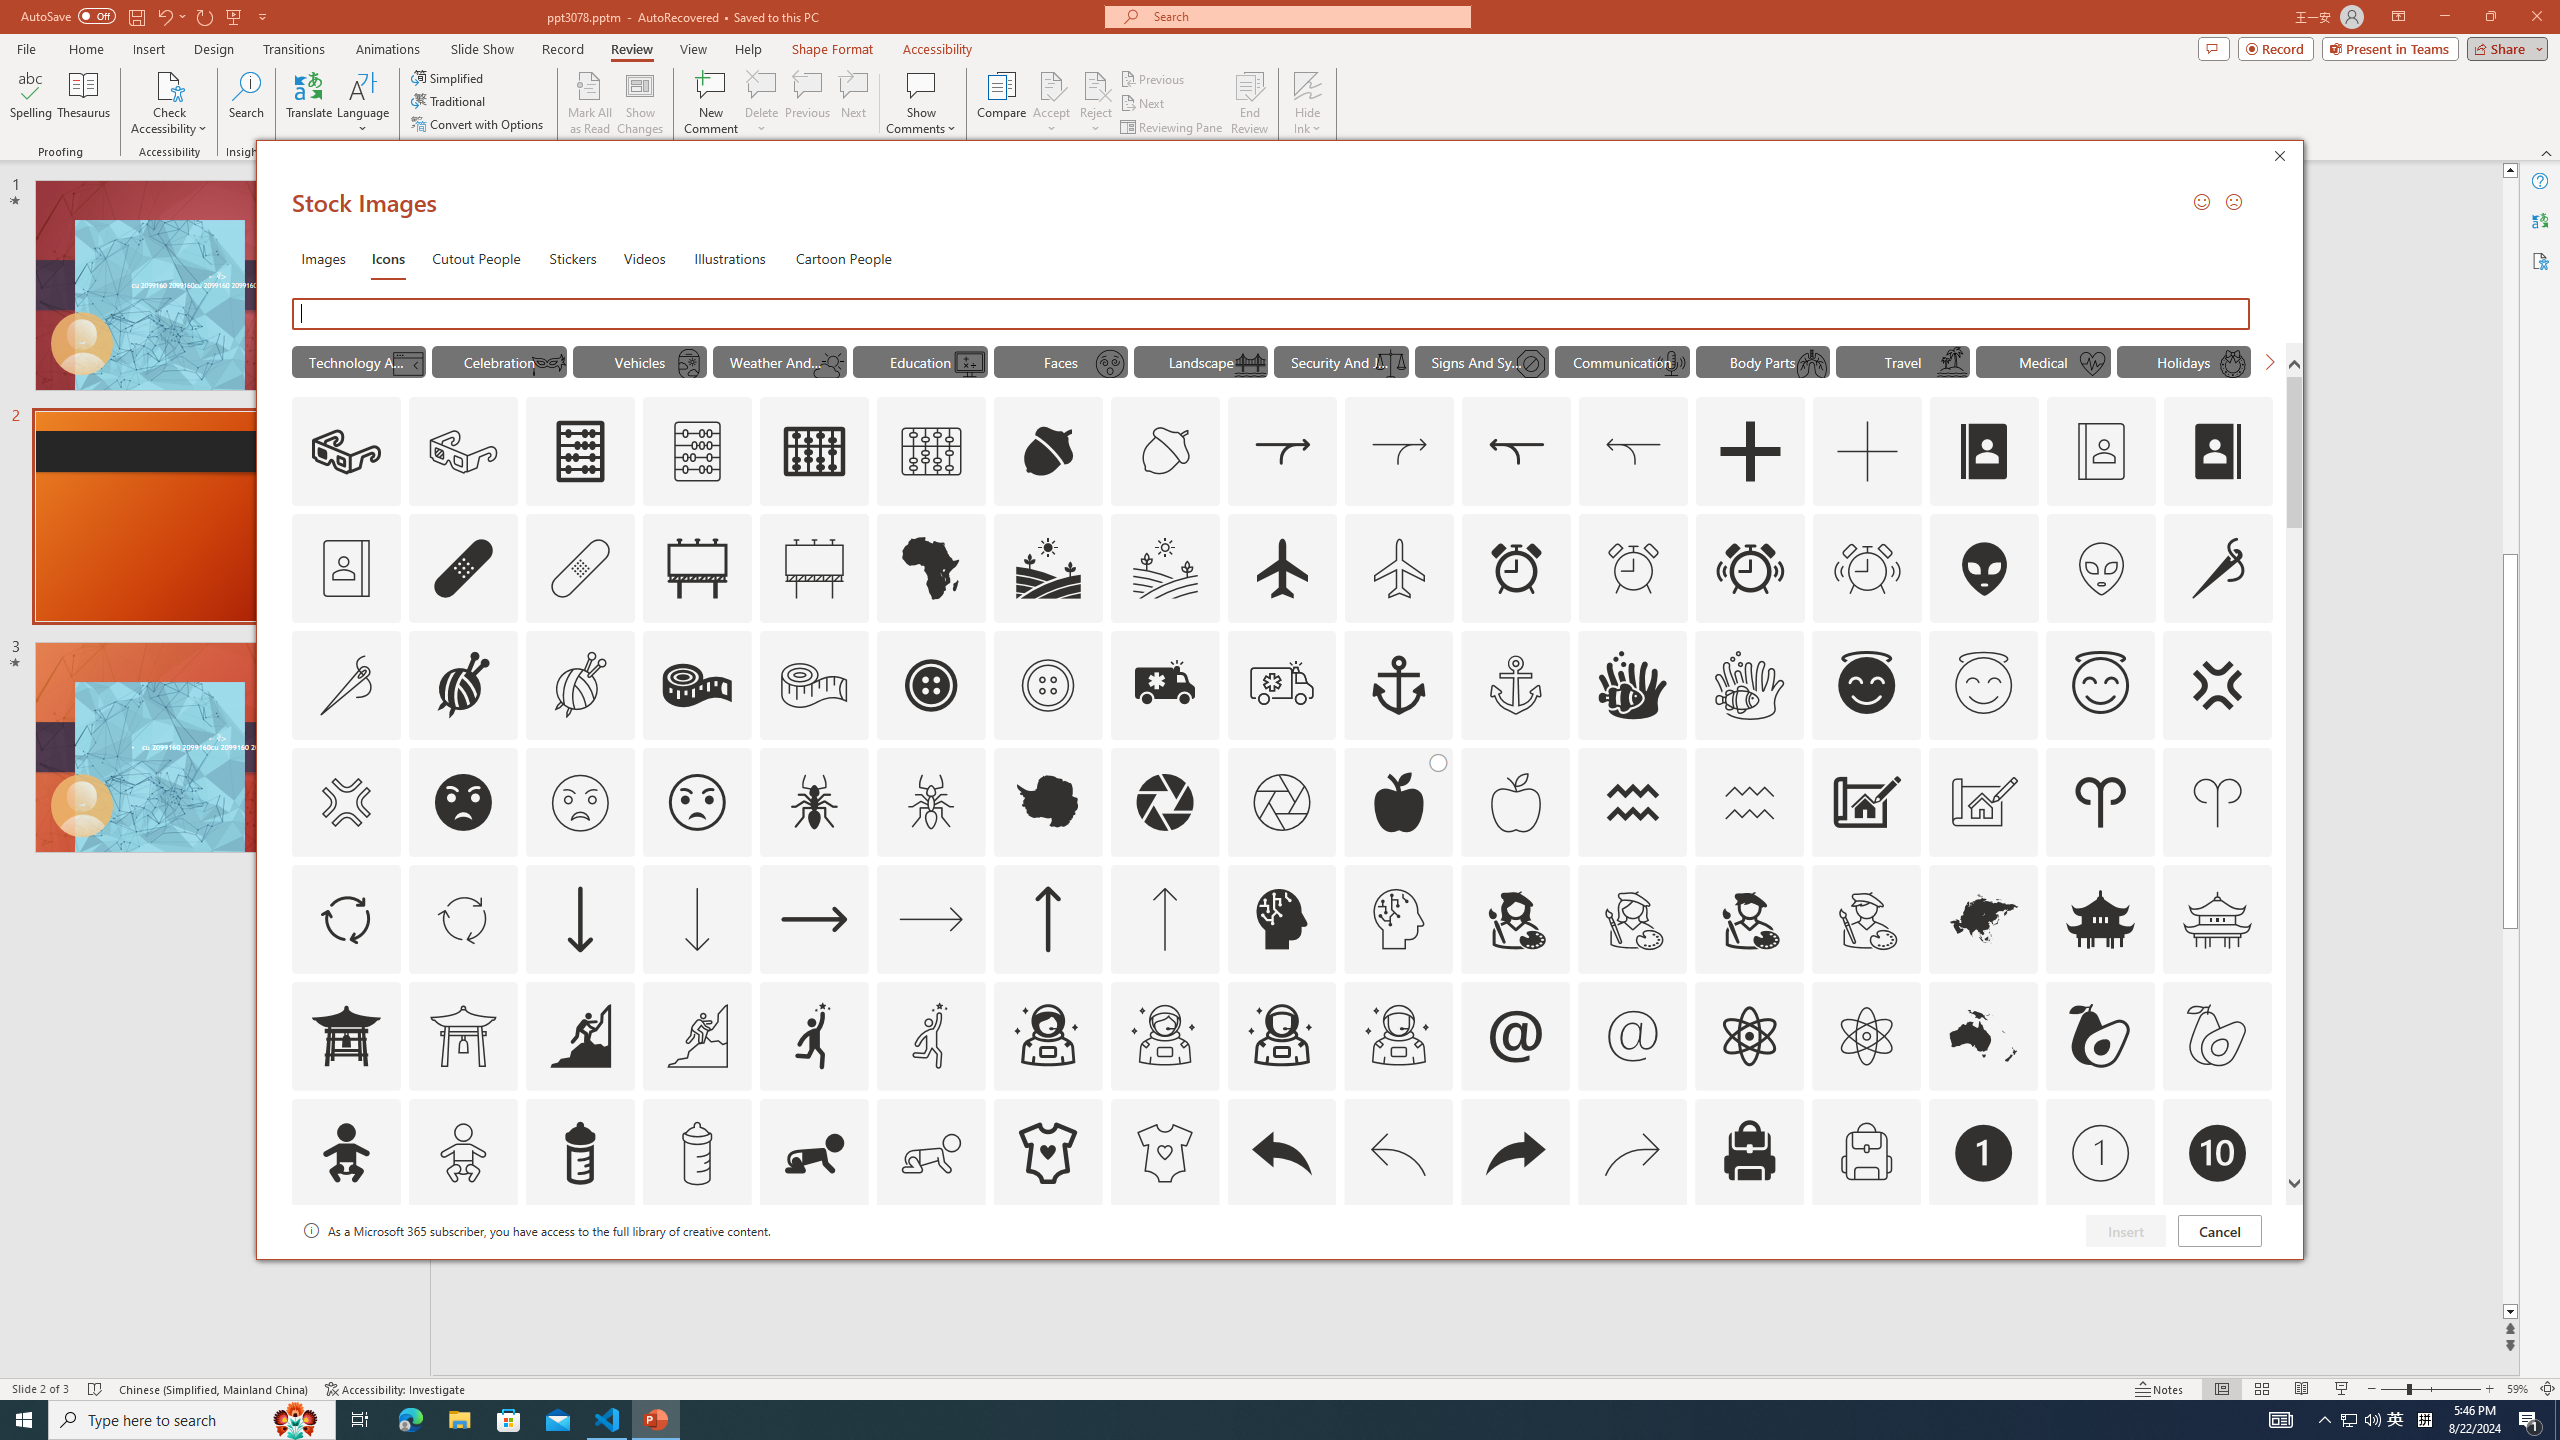  What do you see at coordinates (1047, 918) in the screenshot?
I see `'AutomationID: Icons_ArrowUp'` at bounding box center [1047, 918].